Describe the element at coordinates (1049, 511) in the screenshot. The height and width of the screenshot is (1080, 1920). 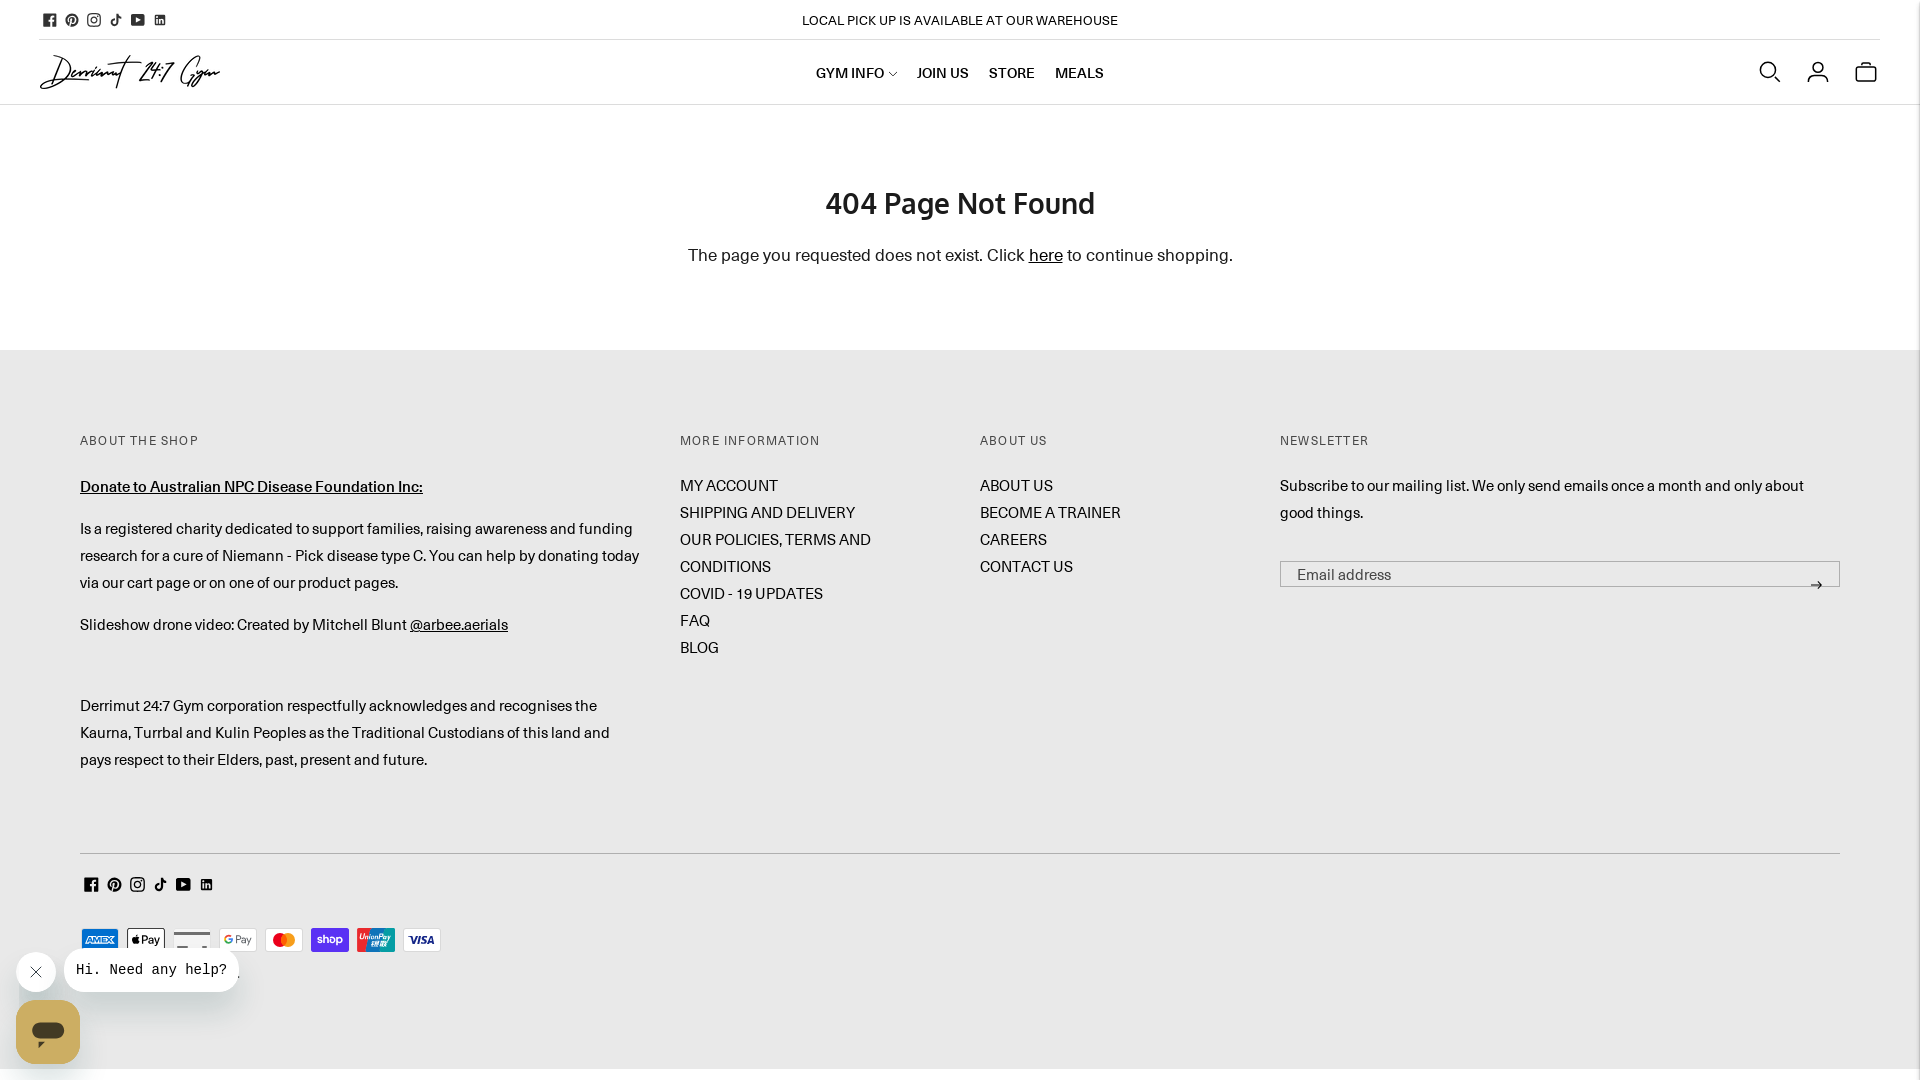
I see `'BECOME A TRAINER'` at that location.